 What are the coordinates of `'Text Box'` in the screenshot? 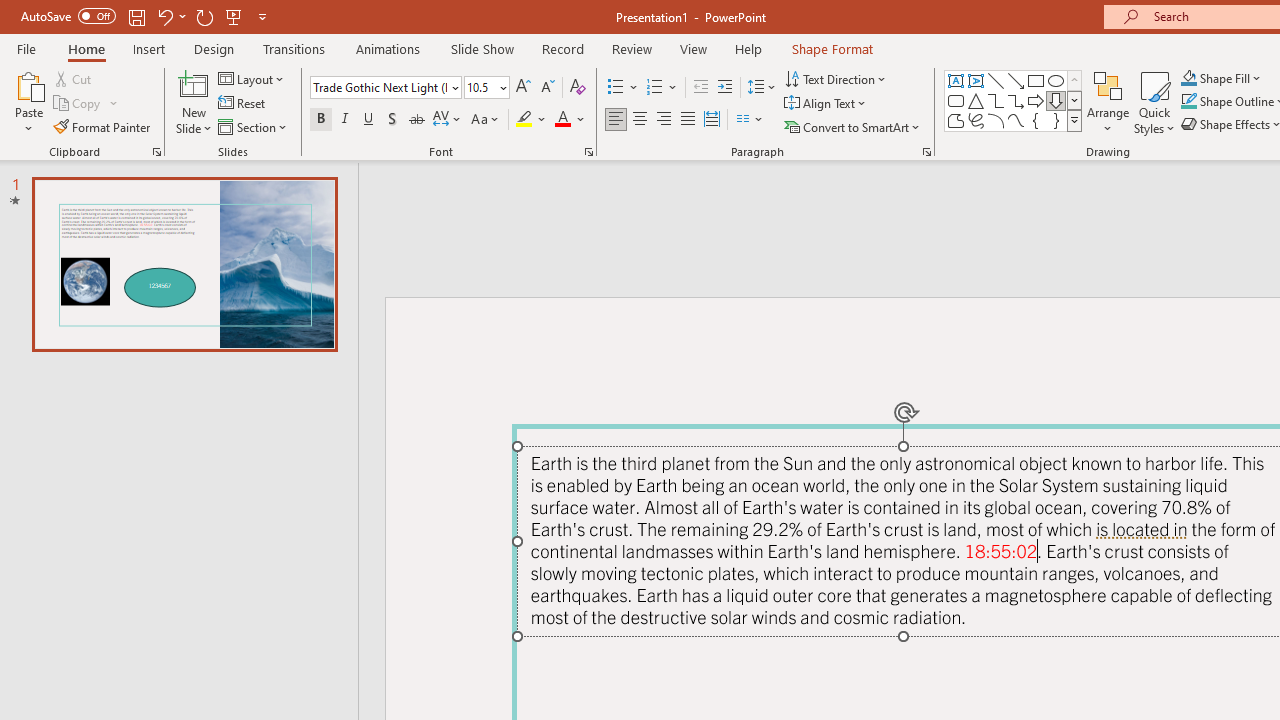 It's located at (955, 80).